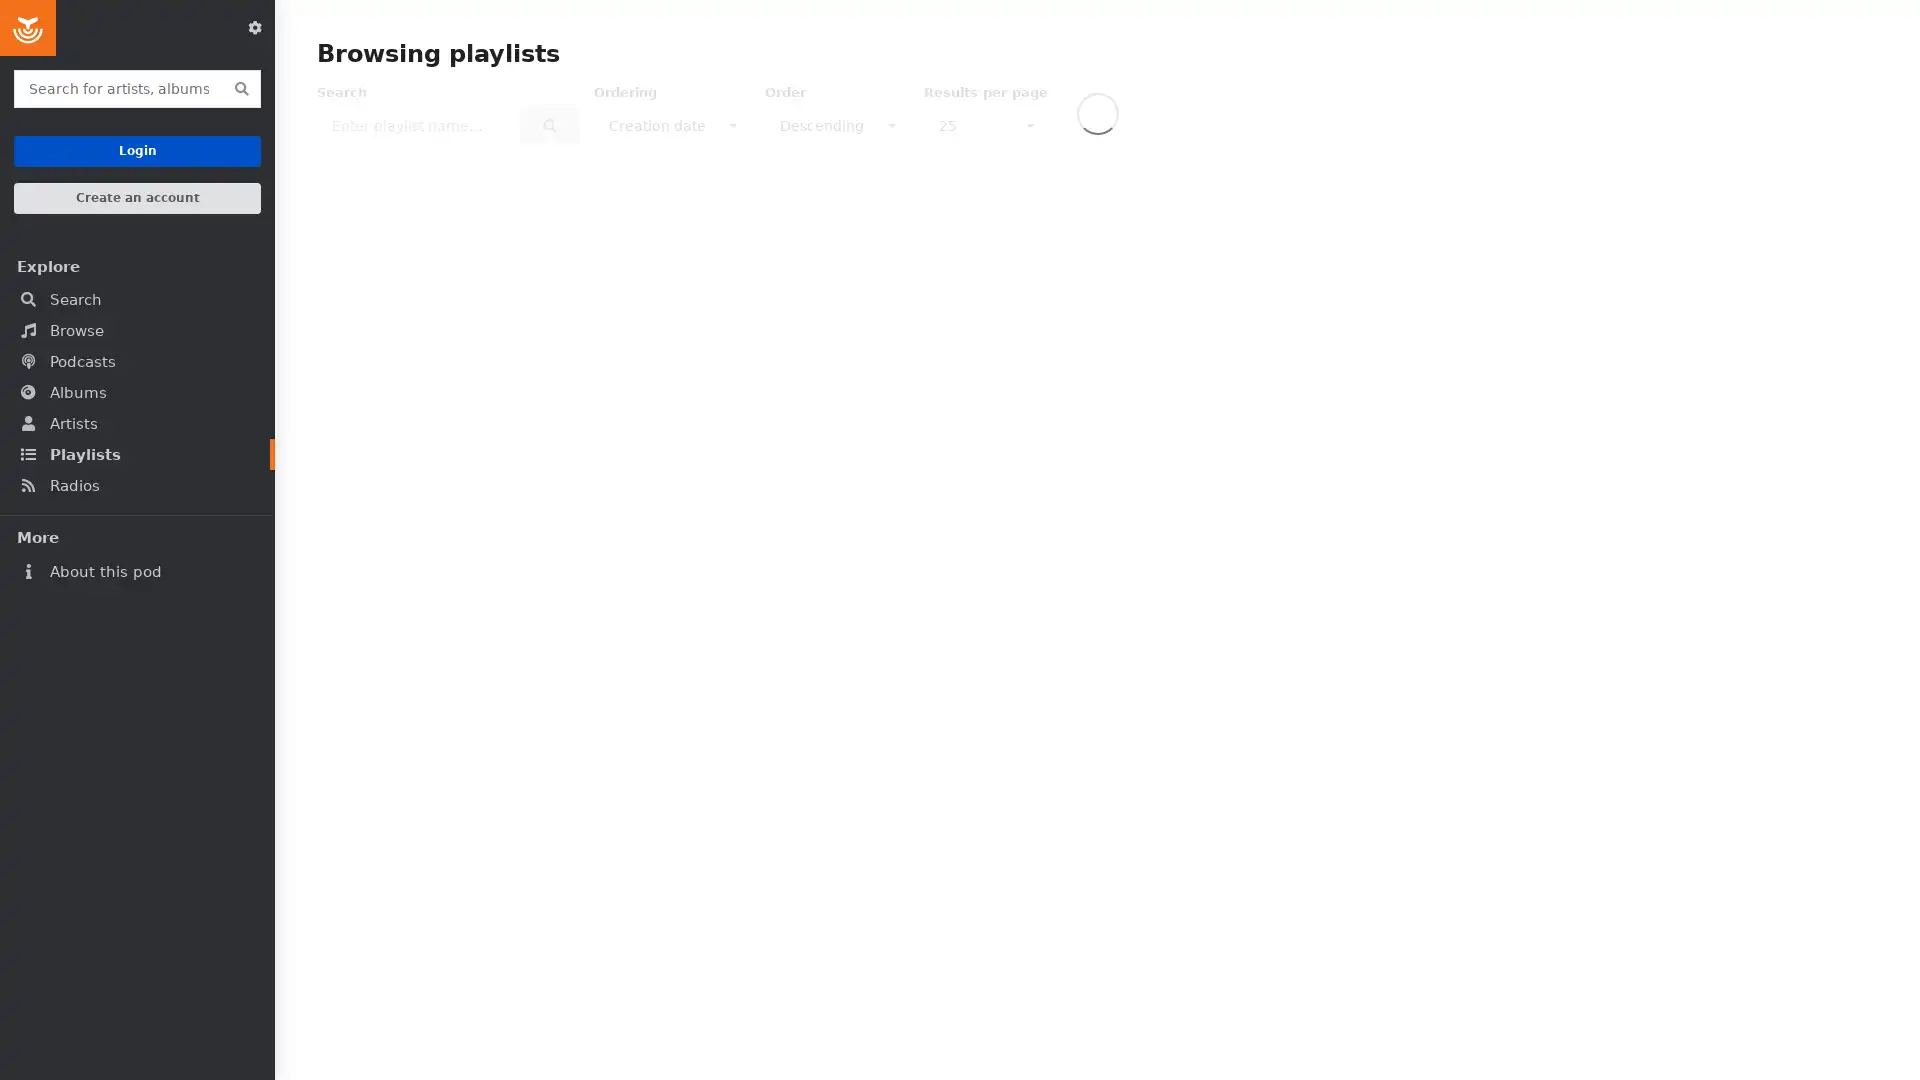  What do you see at coordinates (550, 126) in the screenshot?
I see `Search` at bounding box center [550, 126].